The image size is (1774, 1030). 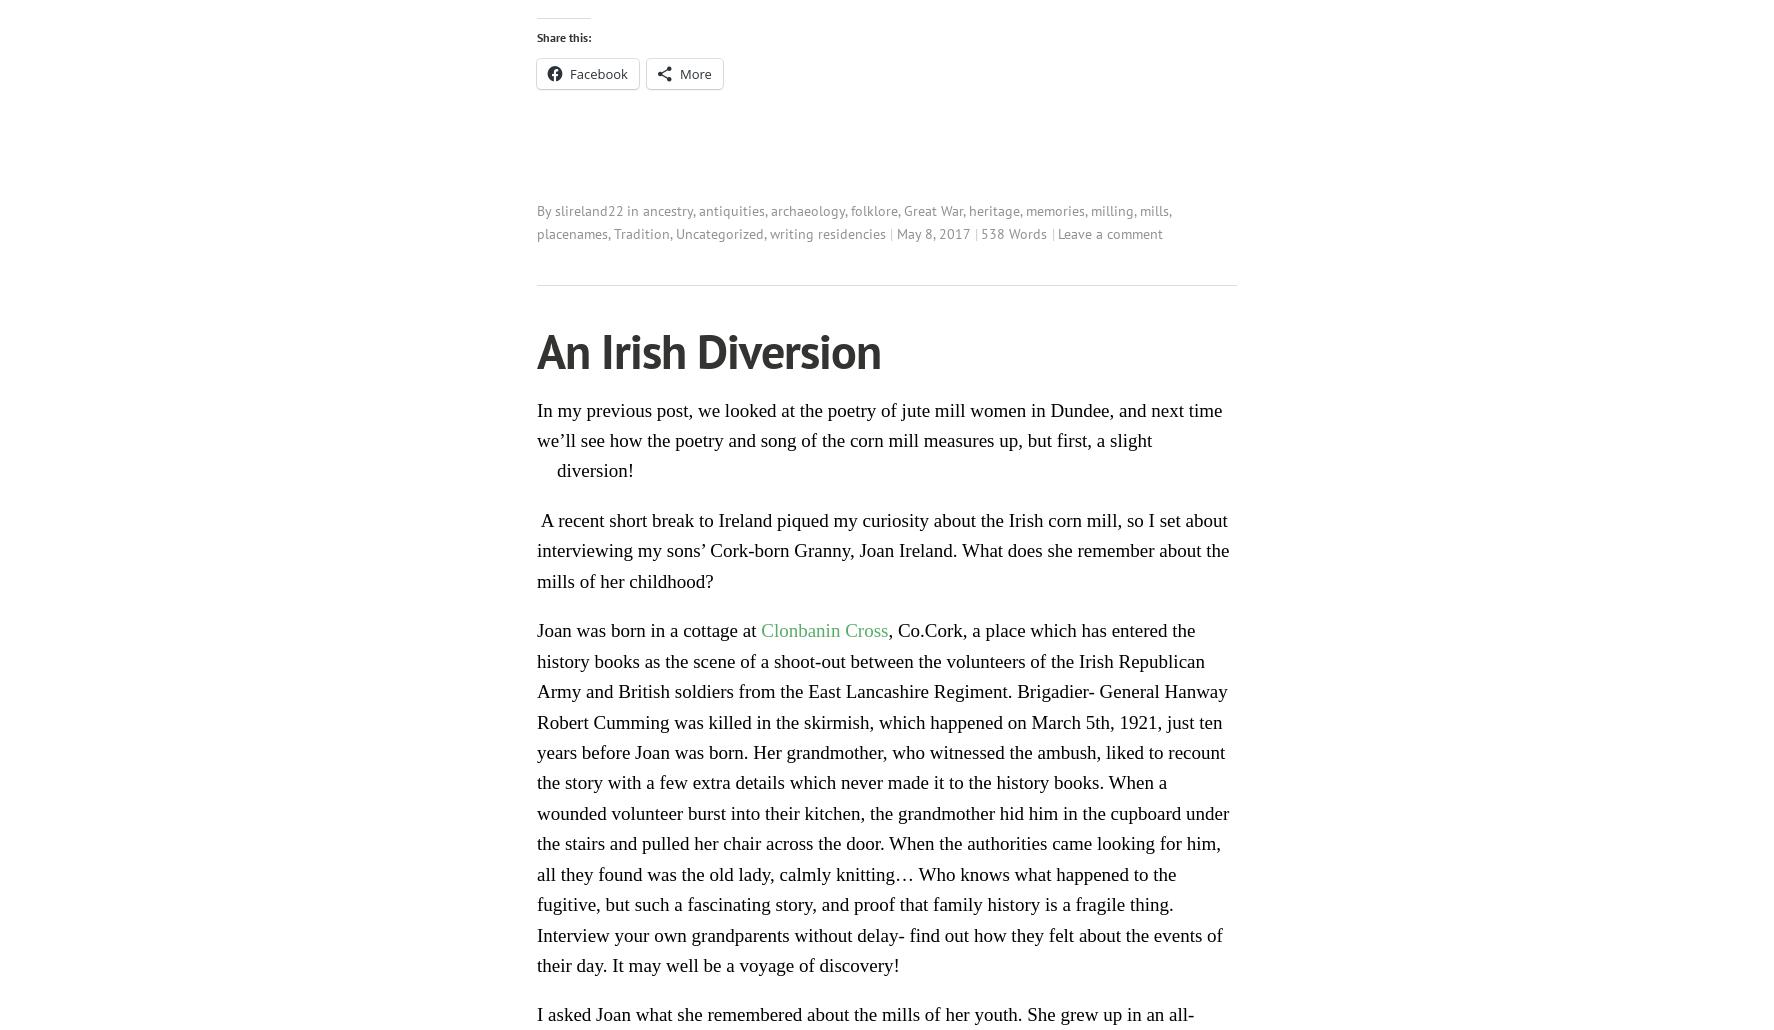 What do you see at coordinates (571, 232) in the screenshot?
I see `'placenames'` at bounding box center [571, 232].